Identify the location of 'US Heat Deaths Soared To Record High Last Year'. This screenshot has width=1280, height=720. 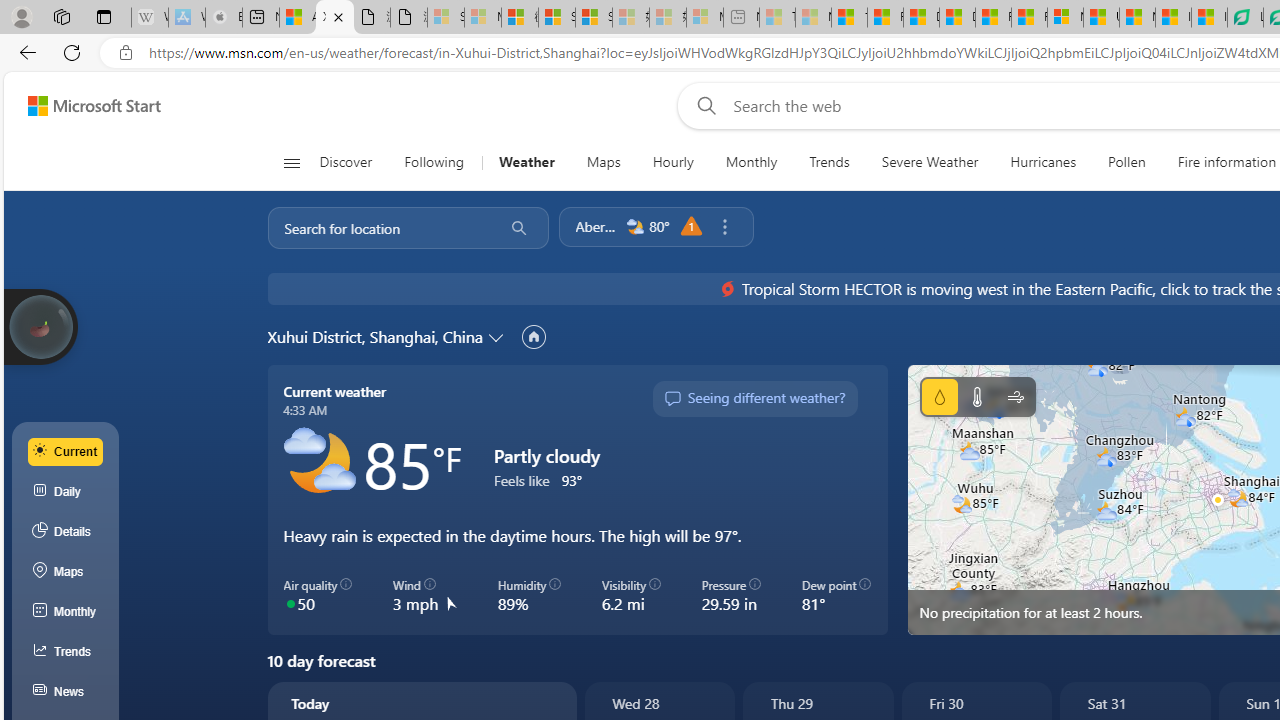
(1100, 17).